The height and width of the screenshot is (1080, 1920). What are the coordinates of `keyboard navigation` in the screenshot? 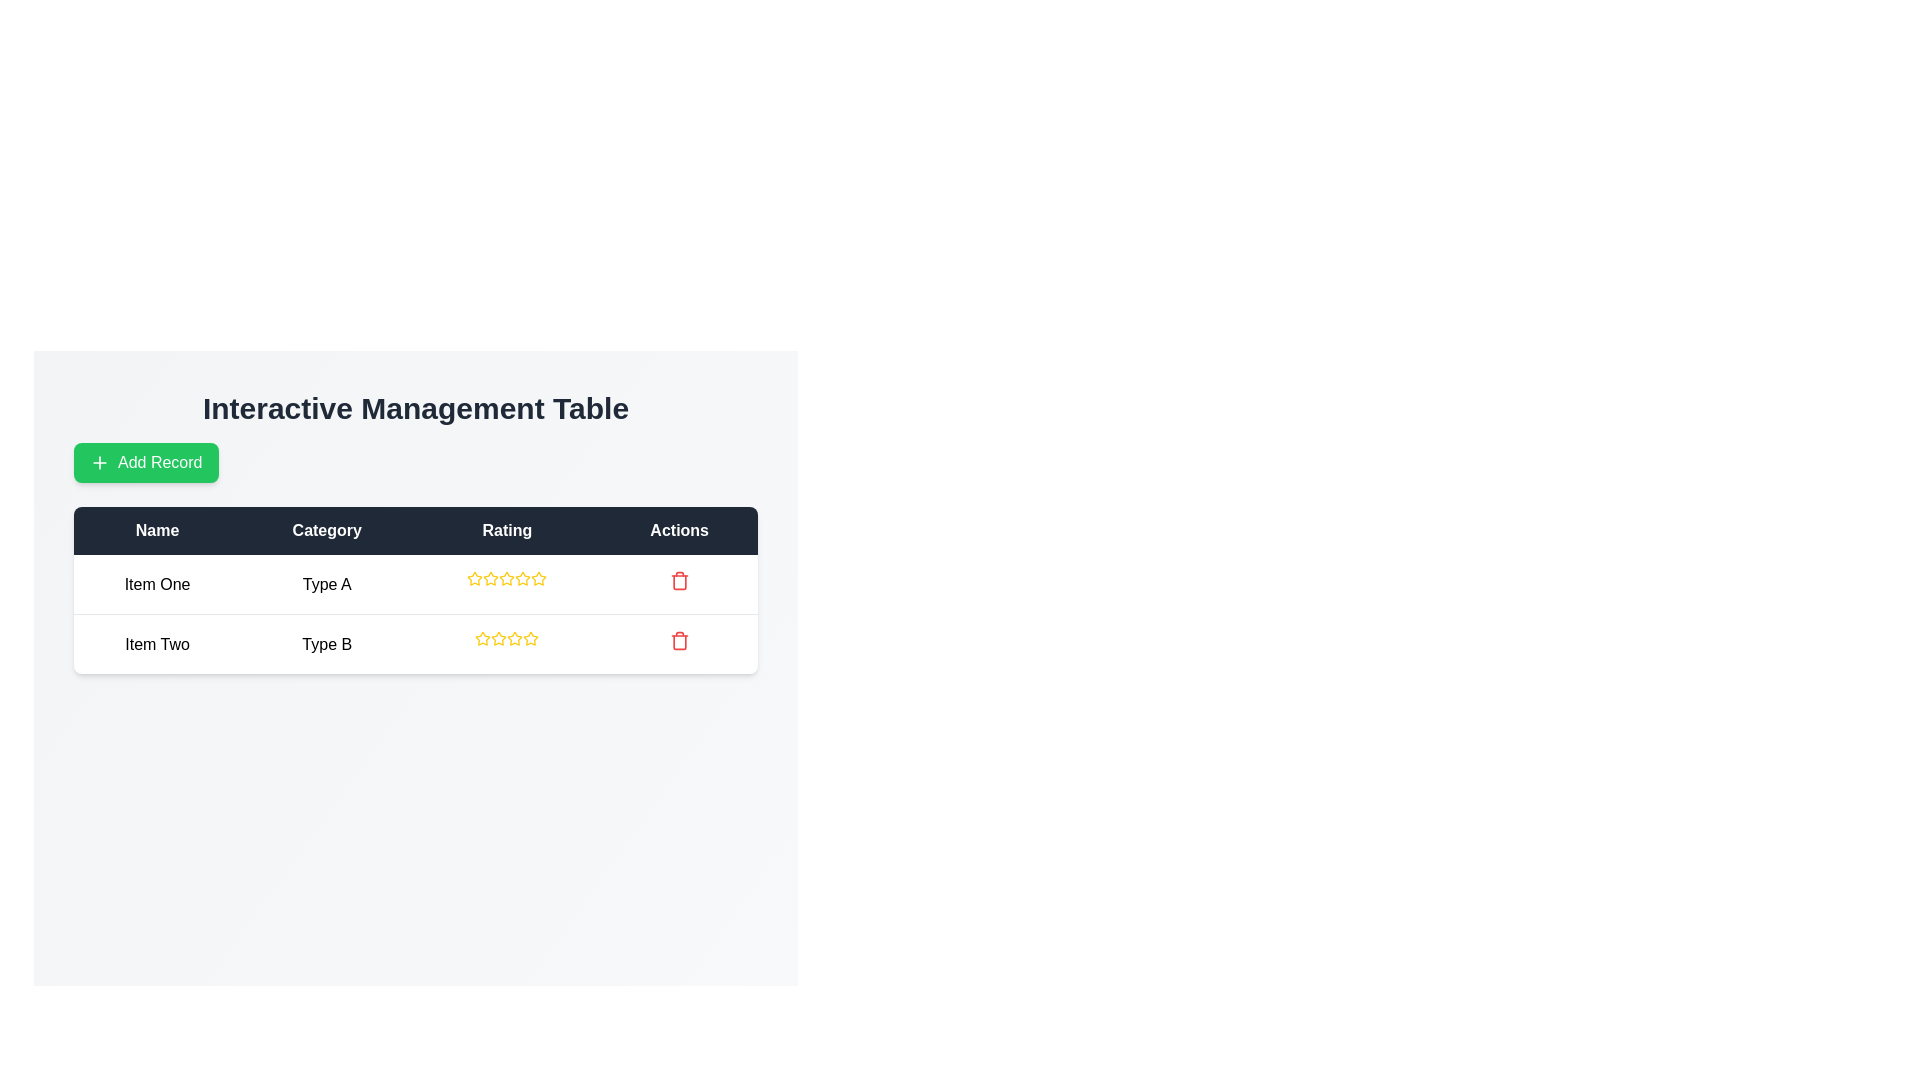 It's located at (474, 578).